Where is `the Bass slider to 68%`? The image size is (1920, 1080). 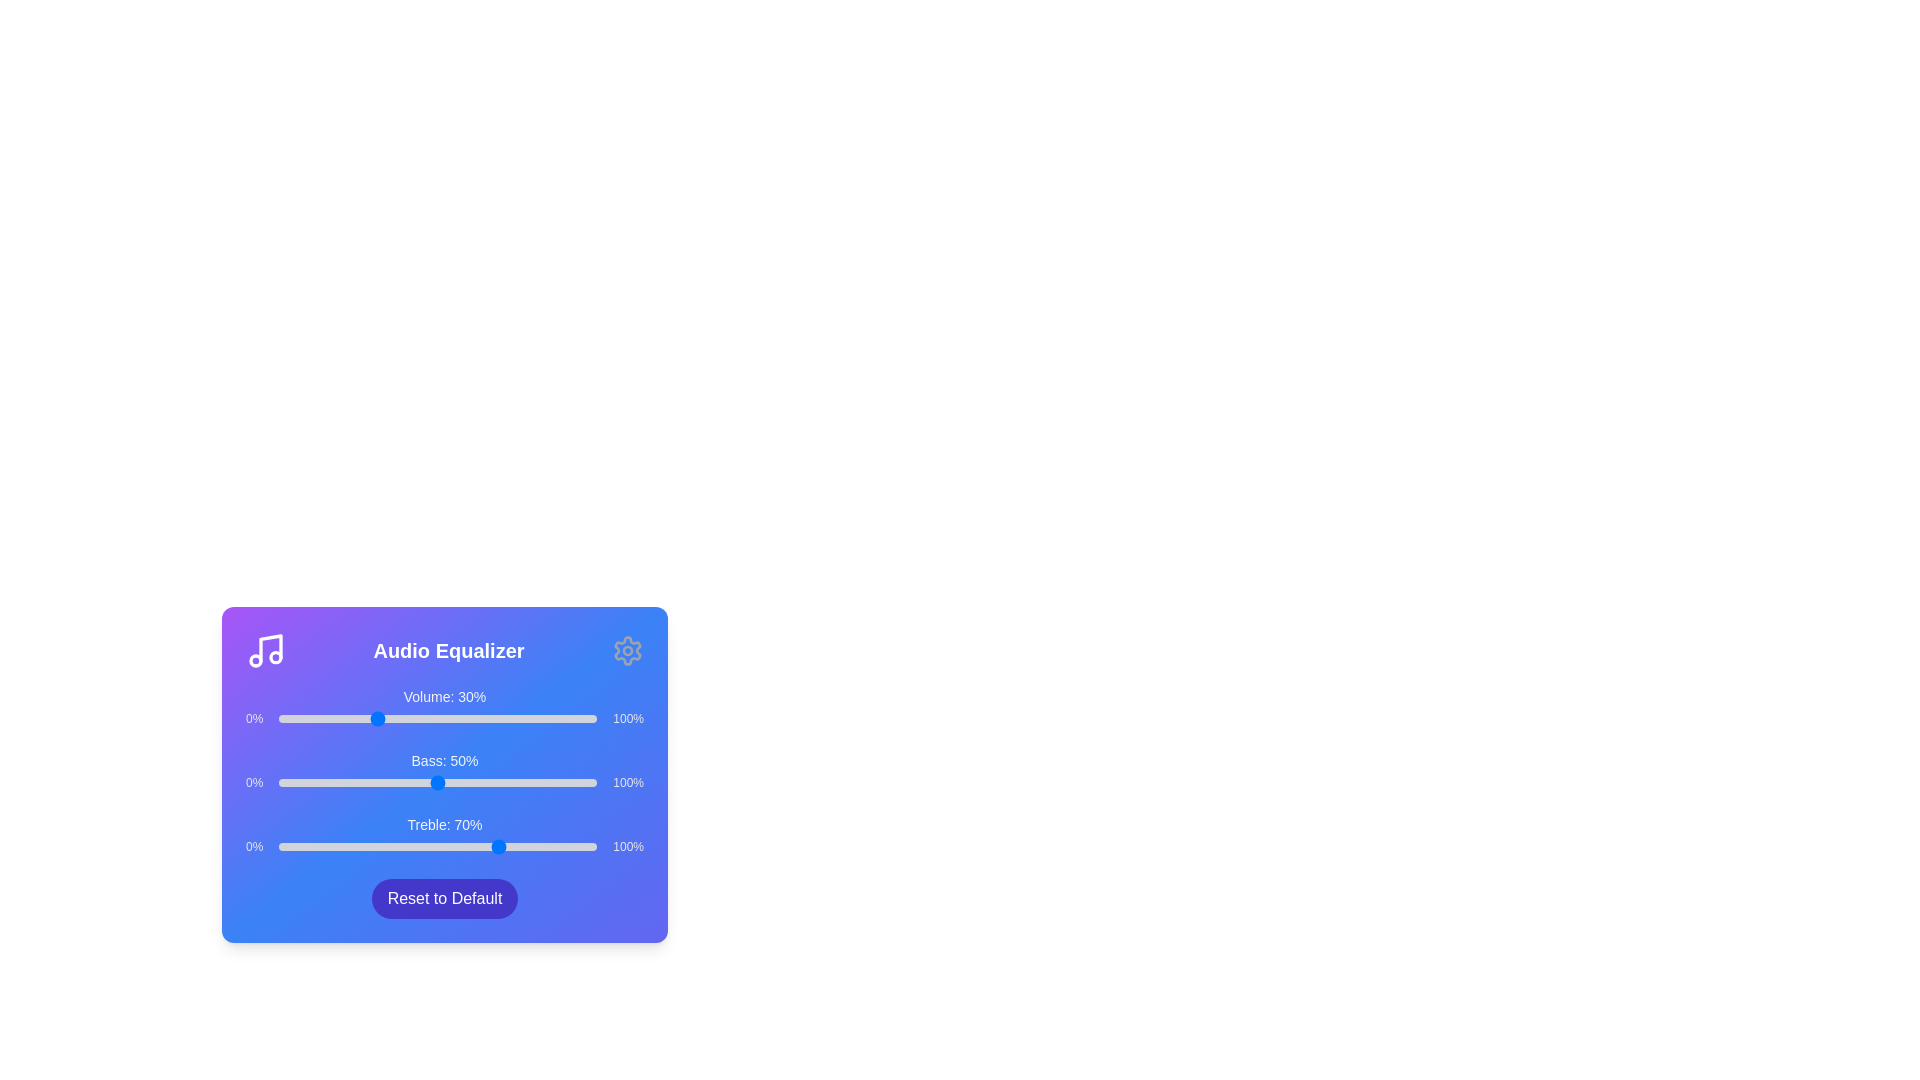
the Bass slider to 68% is located at coordinates (495, 782).